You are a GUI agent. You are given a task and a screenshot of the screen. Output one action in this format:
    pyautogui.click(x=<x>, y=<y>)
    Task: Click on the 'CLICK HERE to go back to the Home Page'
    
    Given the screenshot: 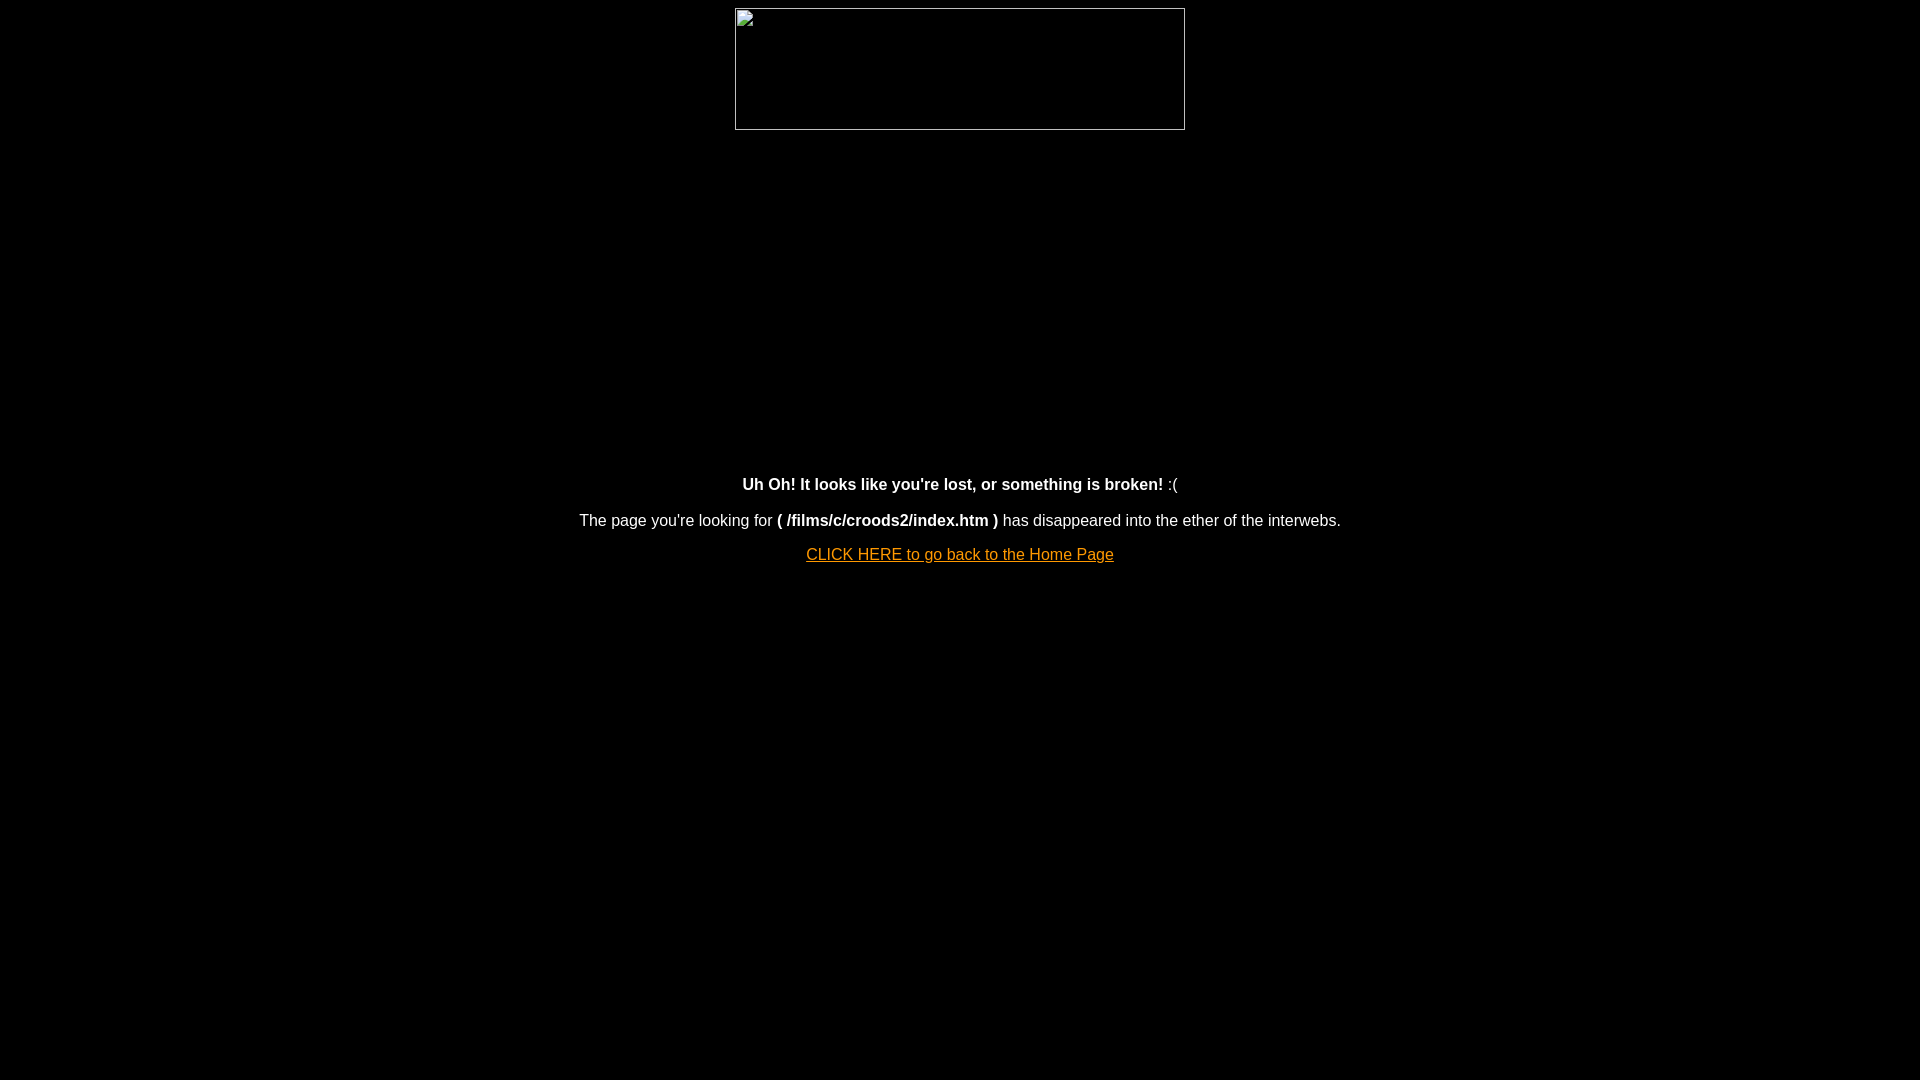 What is the action you would take?
    pyautogui.click(x=960, y=554)
    